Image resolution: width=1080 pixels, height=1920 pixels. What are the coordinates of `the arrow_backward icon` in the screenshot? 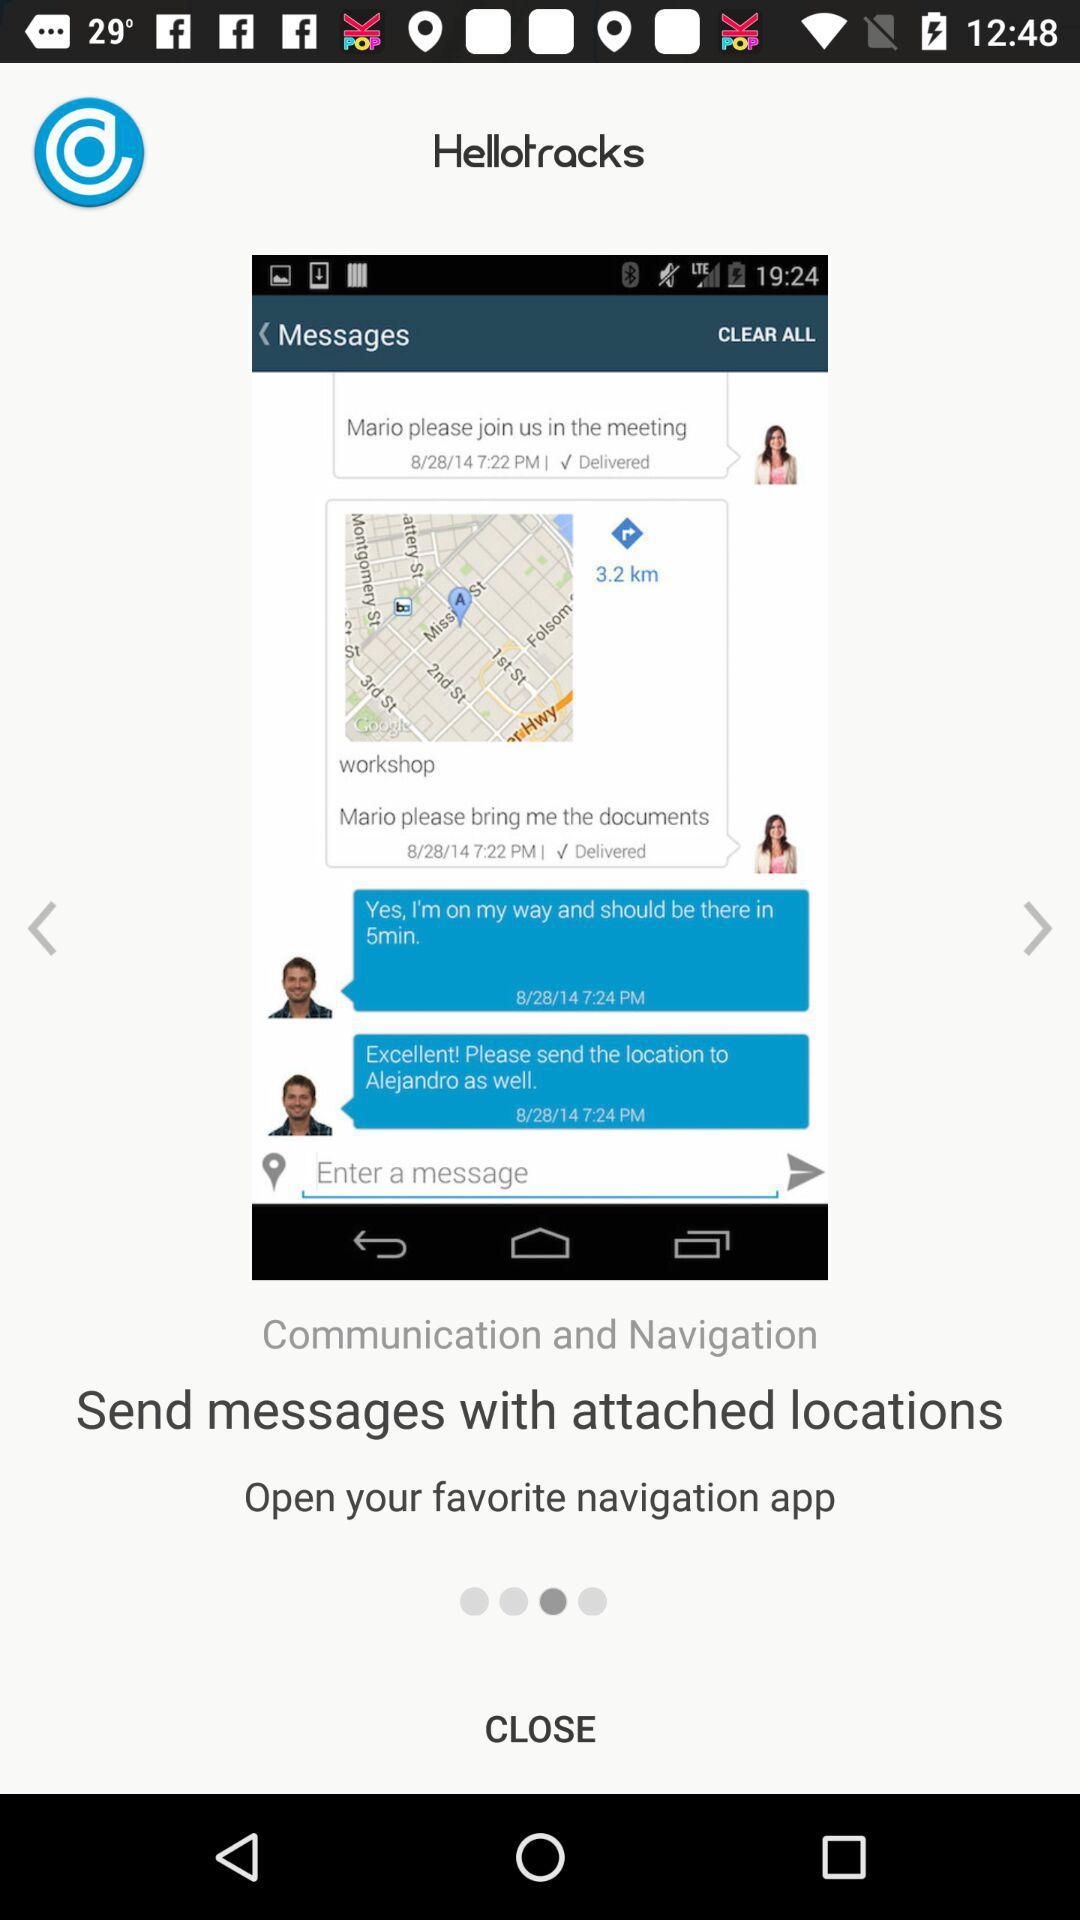 It's located at (42, 927).